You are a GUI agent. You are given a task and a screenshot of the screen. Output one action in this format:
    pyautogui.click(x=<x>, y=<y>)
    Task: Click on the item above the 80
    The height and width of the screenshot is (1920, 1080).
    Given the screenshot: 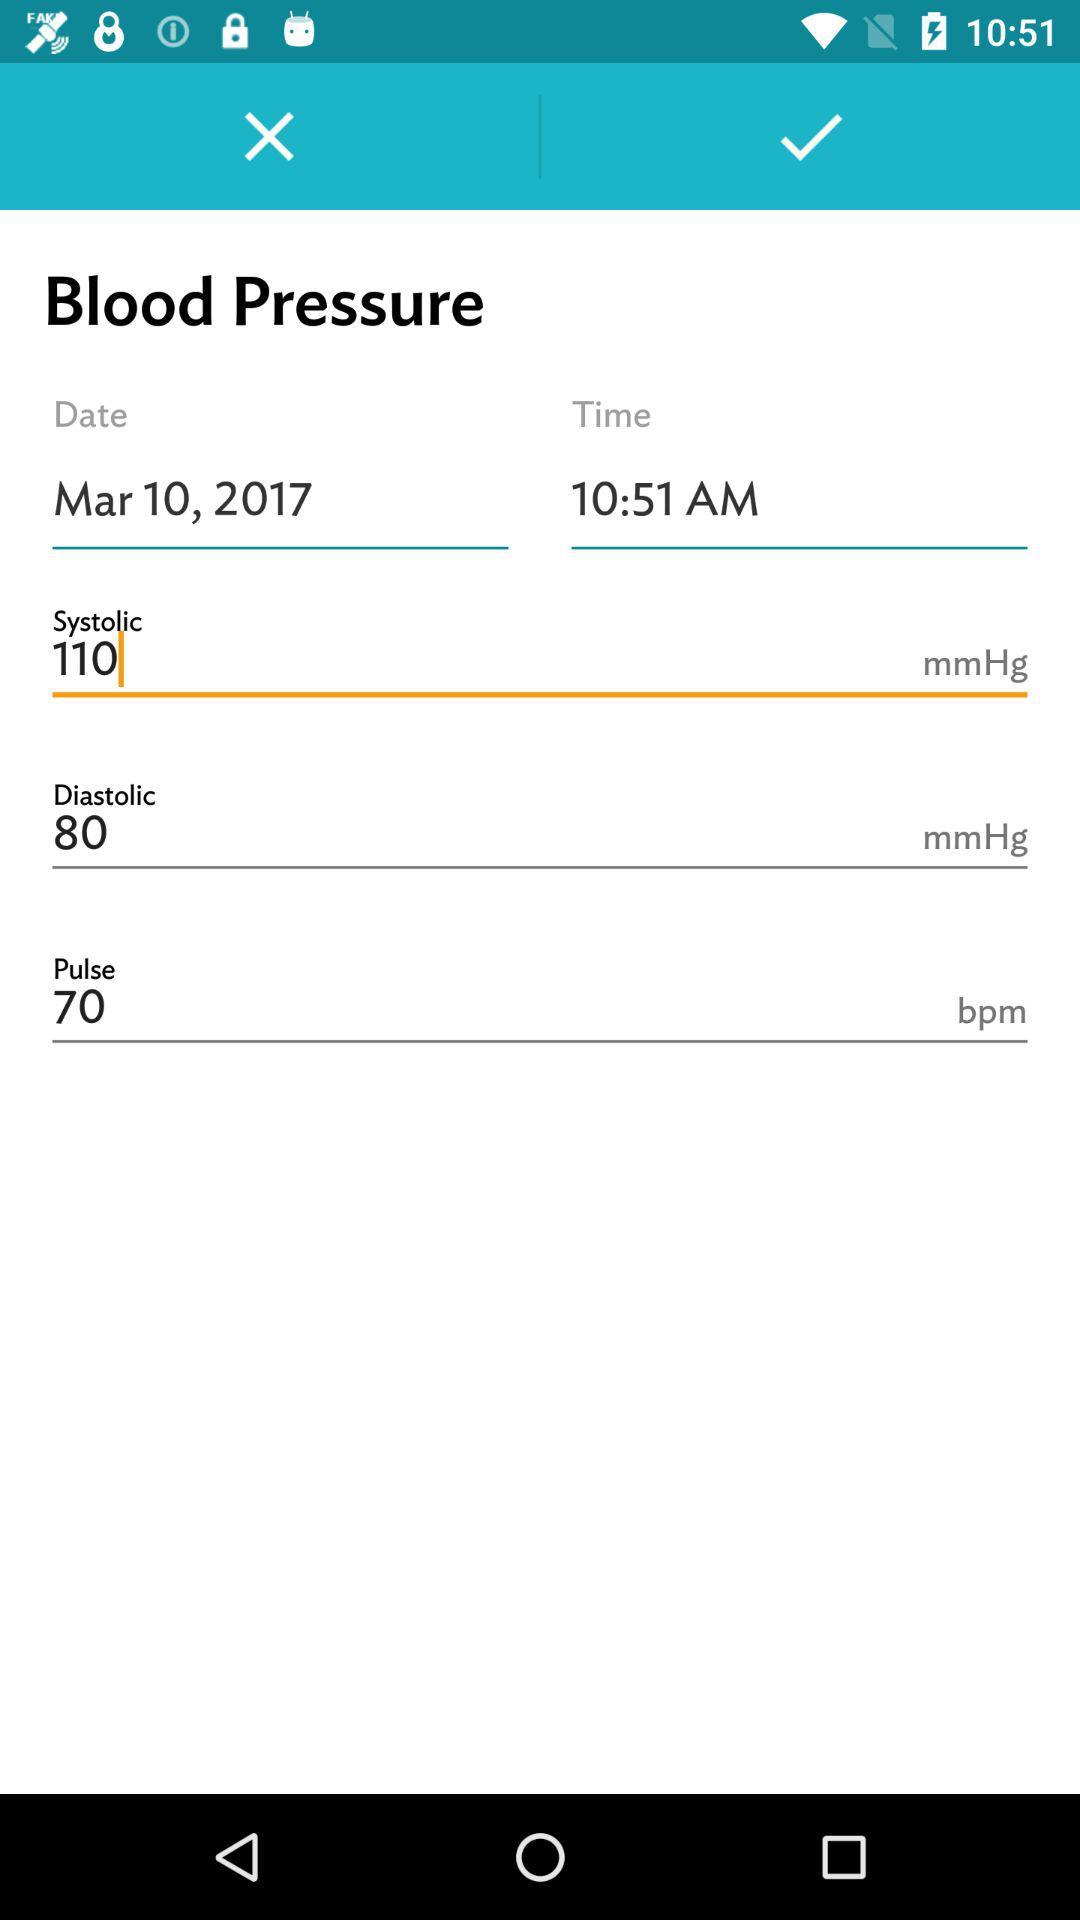 What is the action you would take?
    pyautogui.click(x=540, y=660)
    